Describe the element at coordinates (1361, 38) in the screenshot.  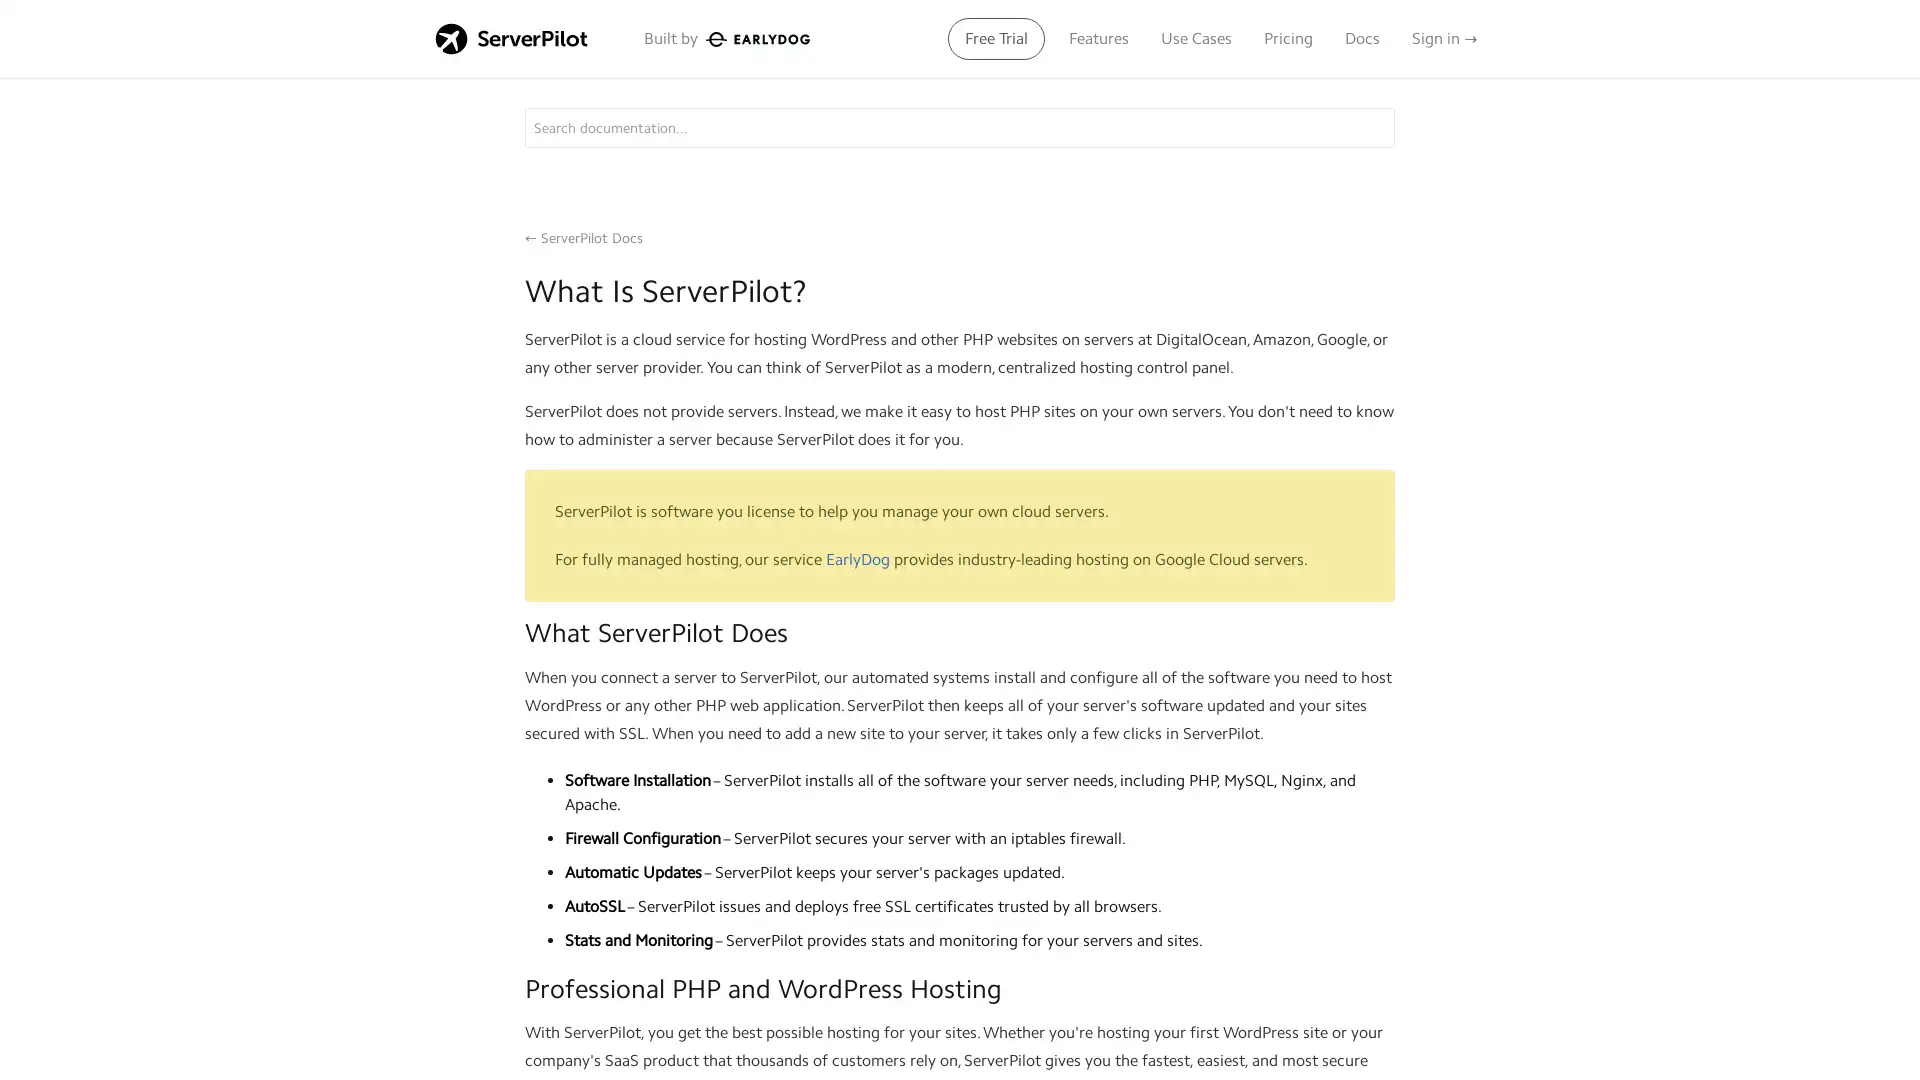
I see `Docs` at that location.